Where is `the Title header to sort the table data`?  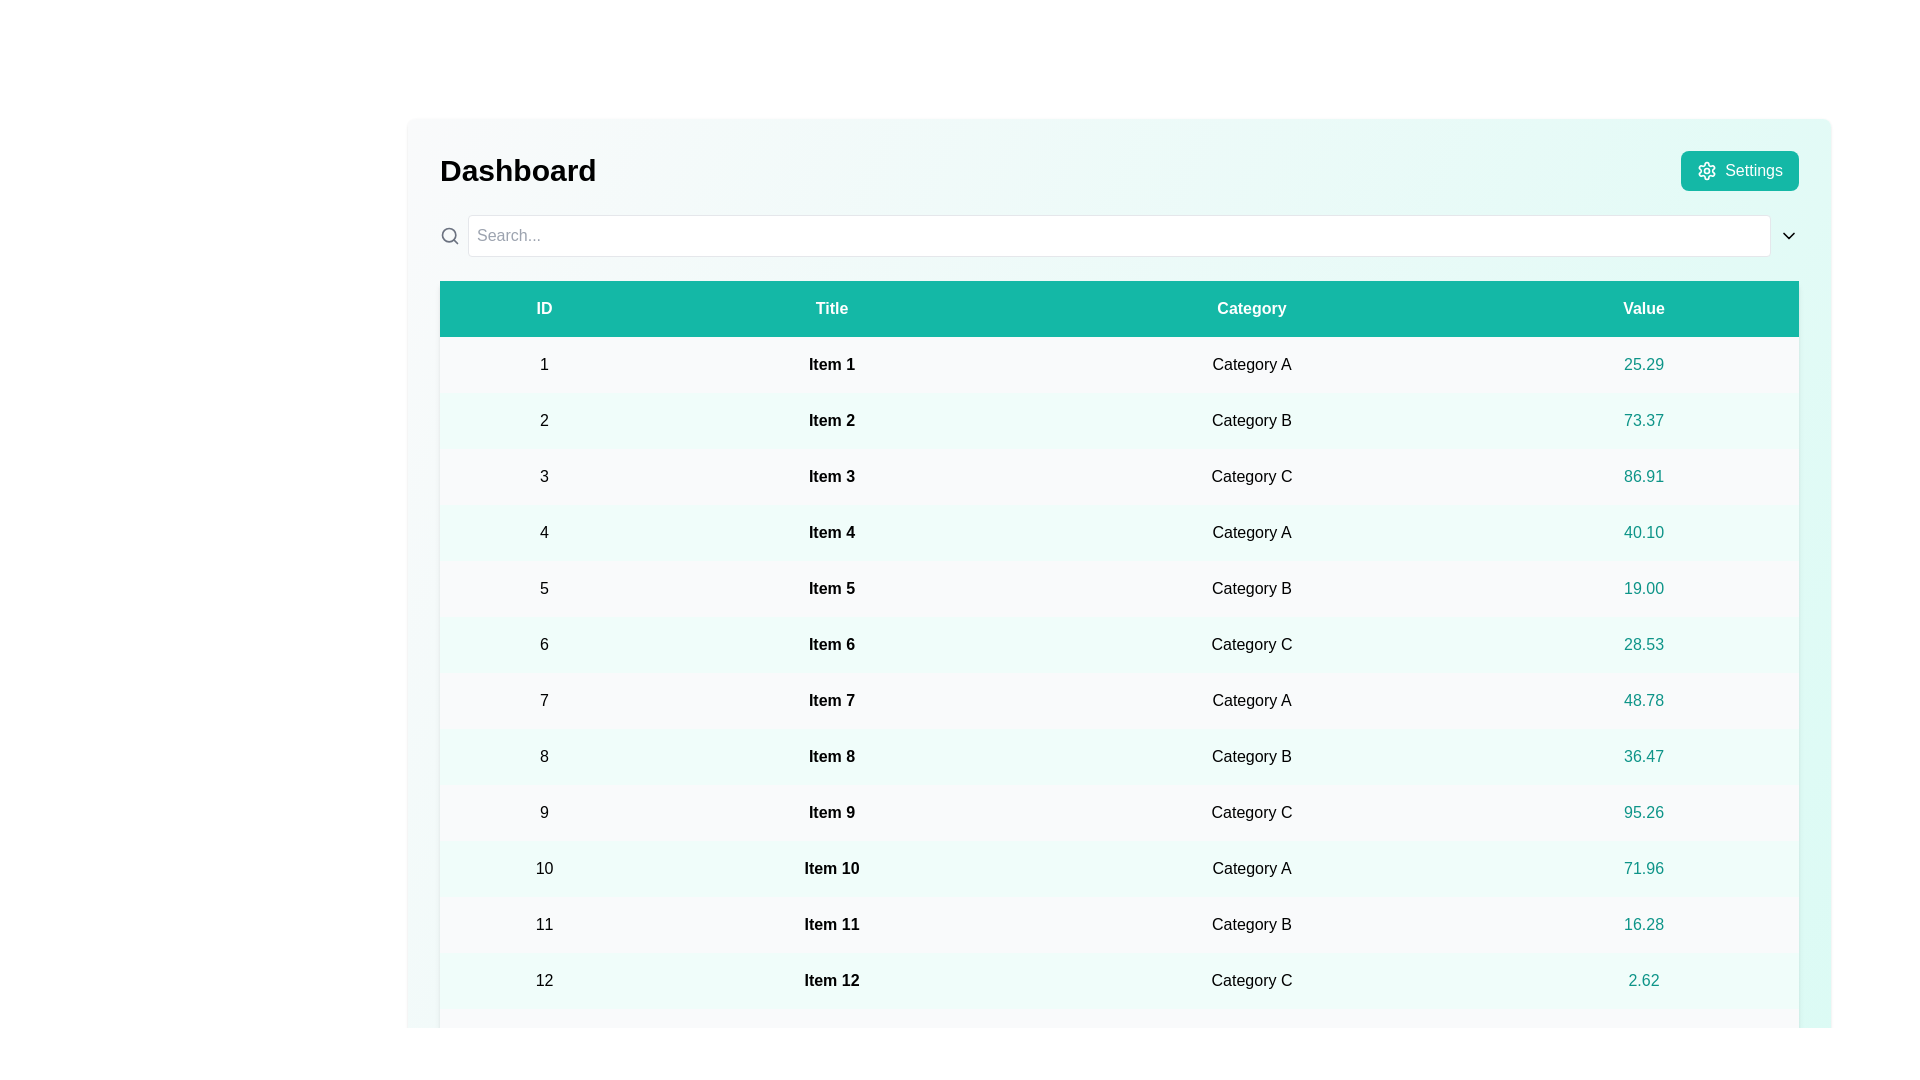 the Title header to sort the table data is located at coordinates (831, 308).